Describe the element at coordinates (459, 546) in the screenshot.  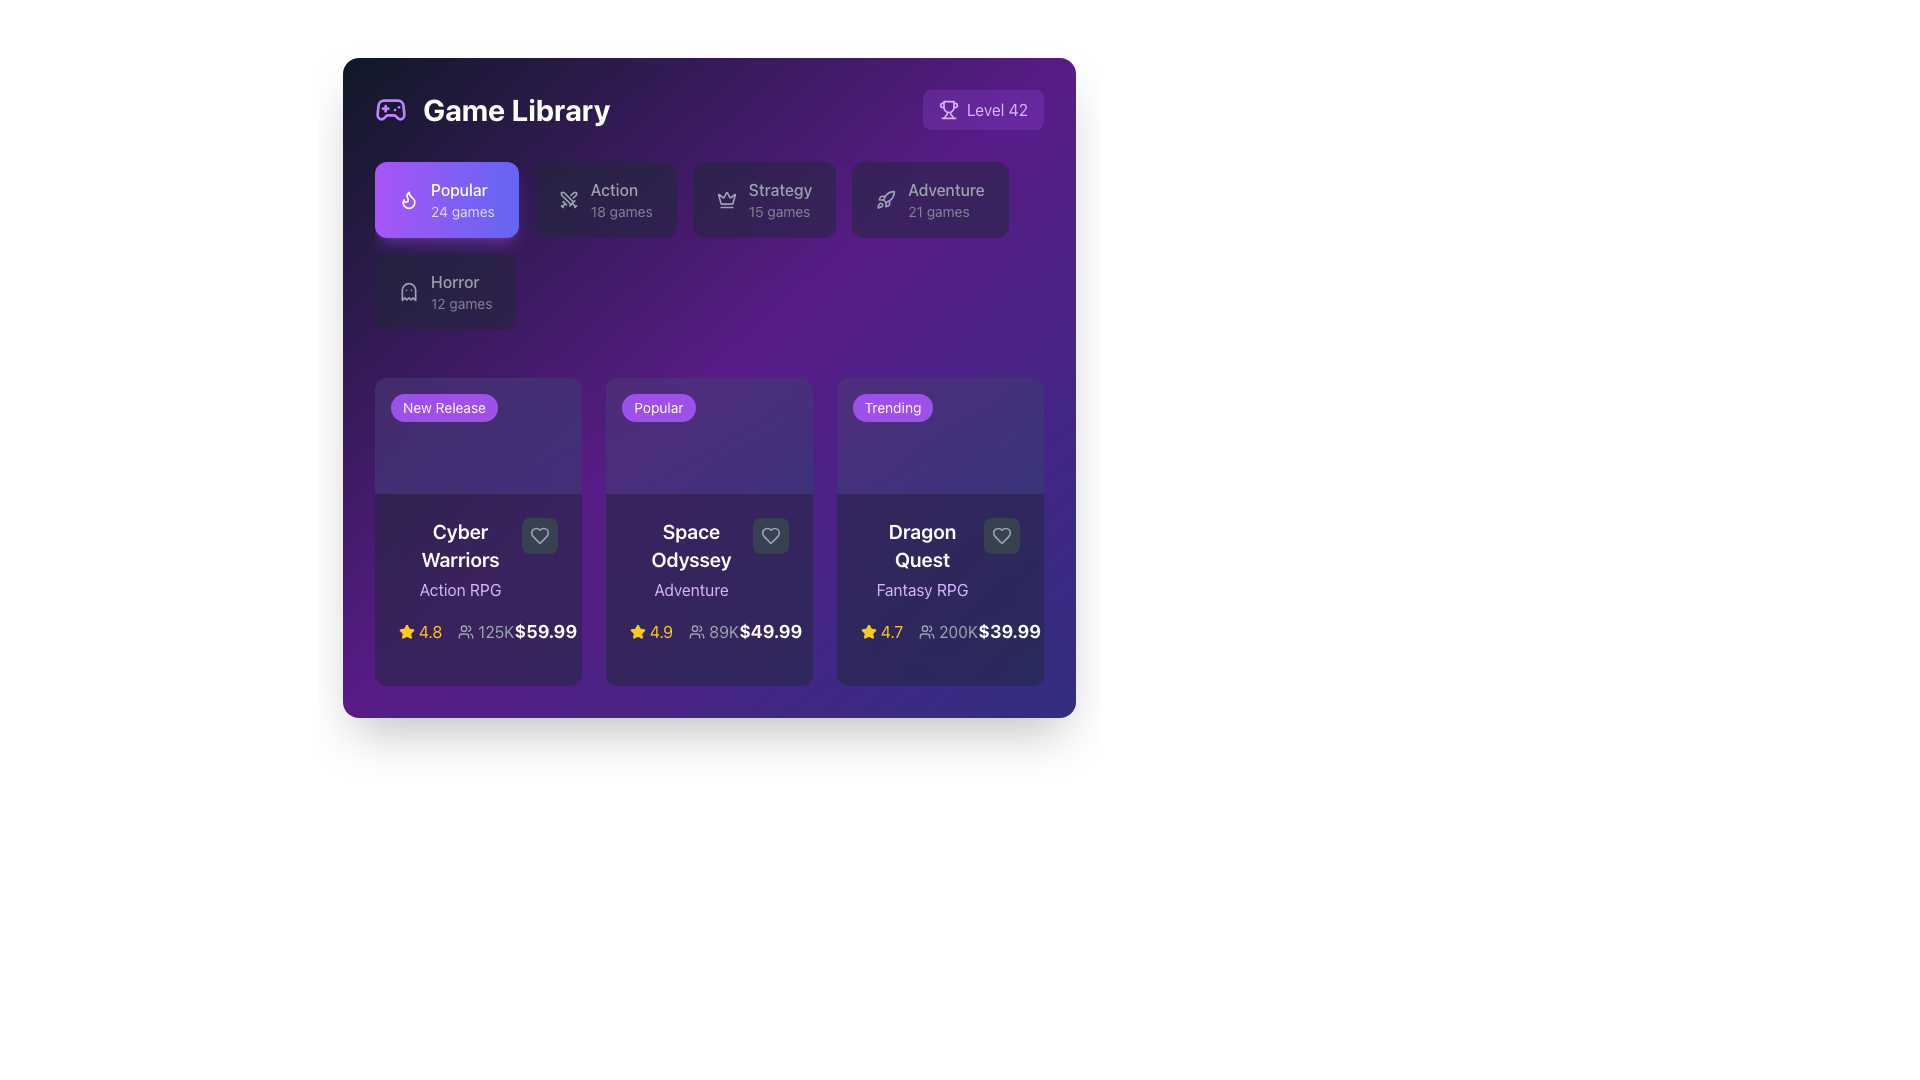
I see `game title 'Cyber Warriors' displayed in a bold white font on the dark purple card background, which is centered horizontally in the first game card` at that location.